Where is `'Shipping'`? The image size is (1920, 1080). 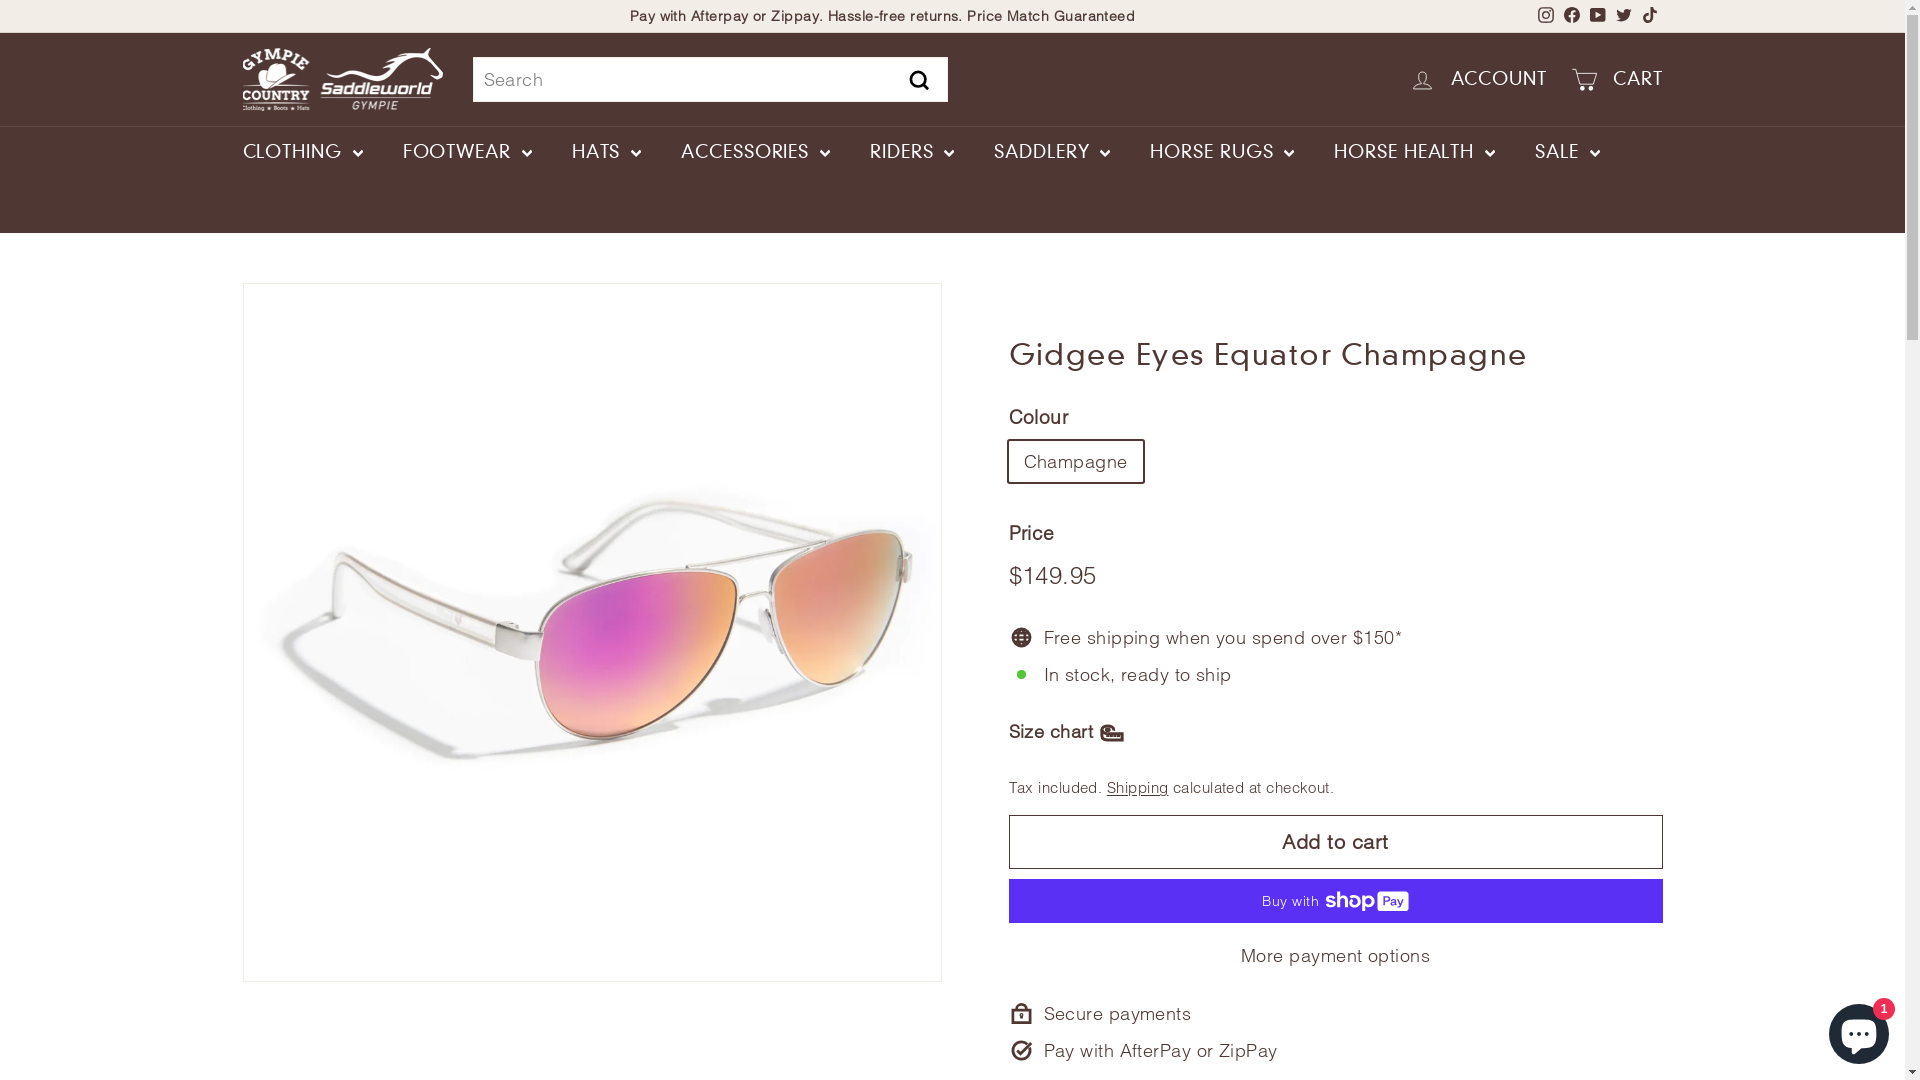
'Shipping' is located at coordinates (1137, 786).